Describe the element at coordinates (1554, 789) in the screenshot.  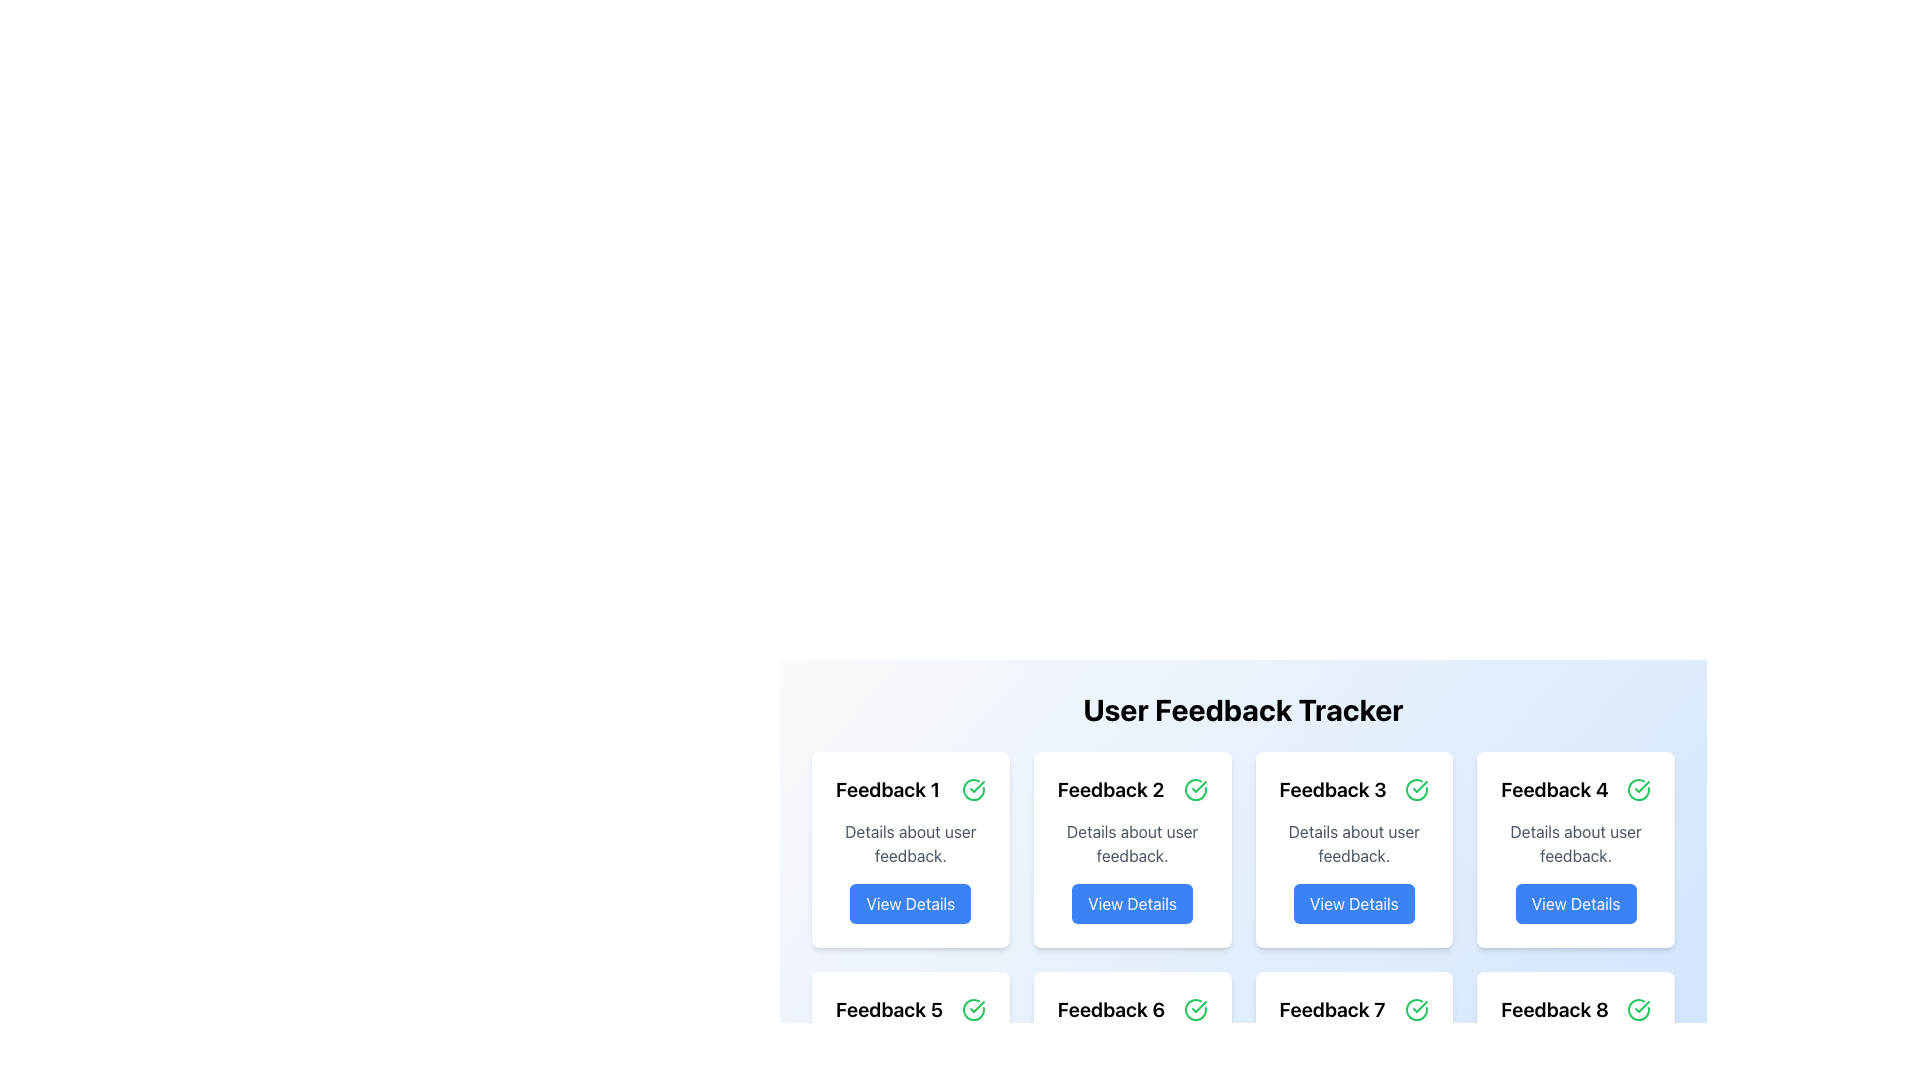
I see `the static text label displaying 'Feedback 4', which is styled with bold, large font and located in the top-right card of a 2x4 grid layout` at that location.